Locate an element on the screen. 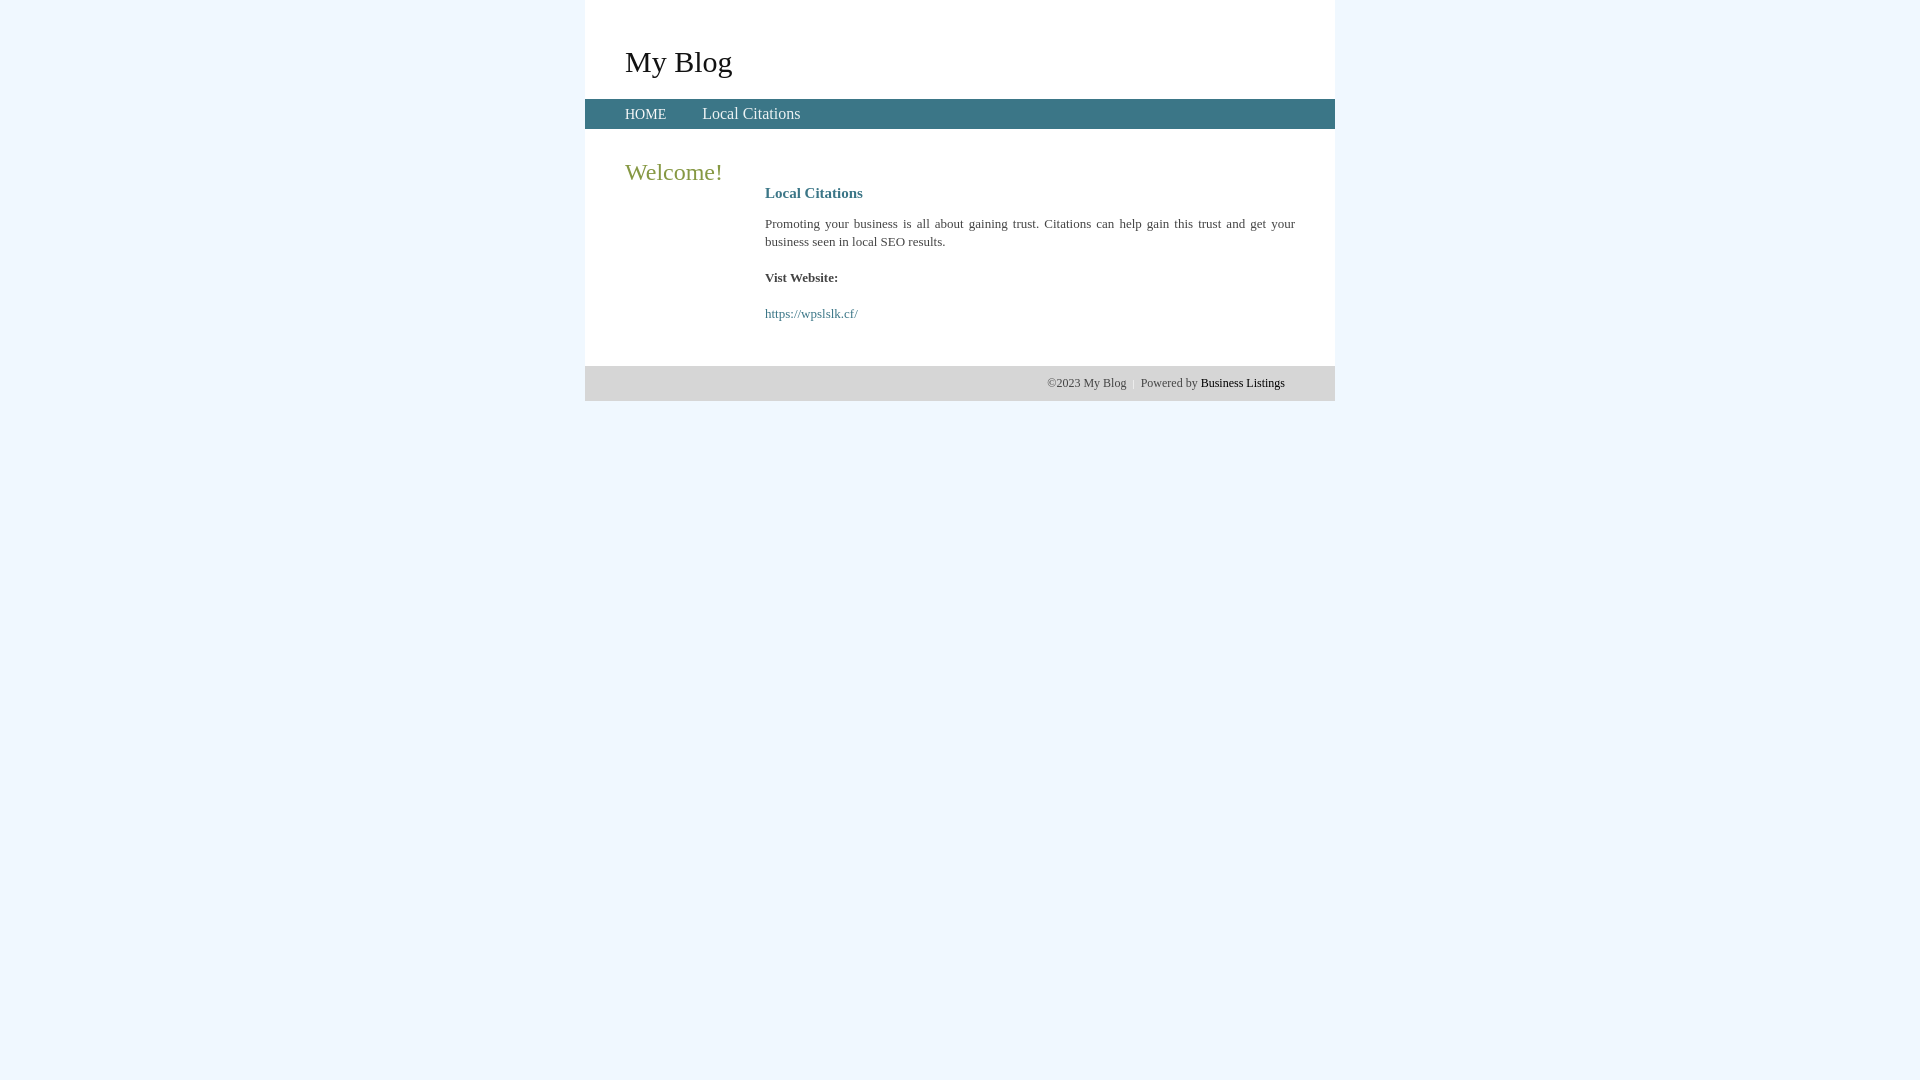 This screenshot has height=1080, width=1920. 'Business Listings' is located at coordinates (1242, 382).